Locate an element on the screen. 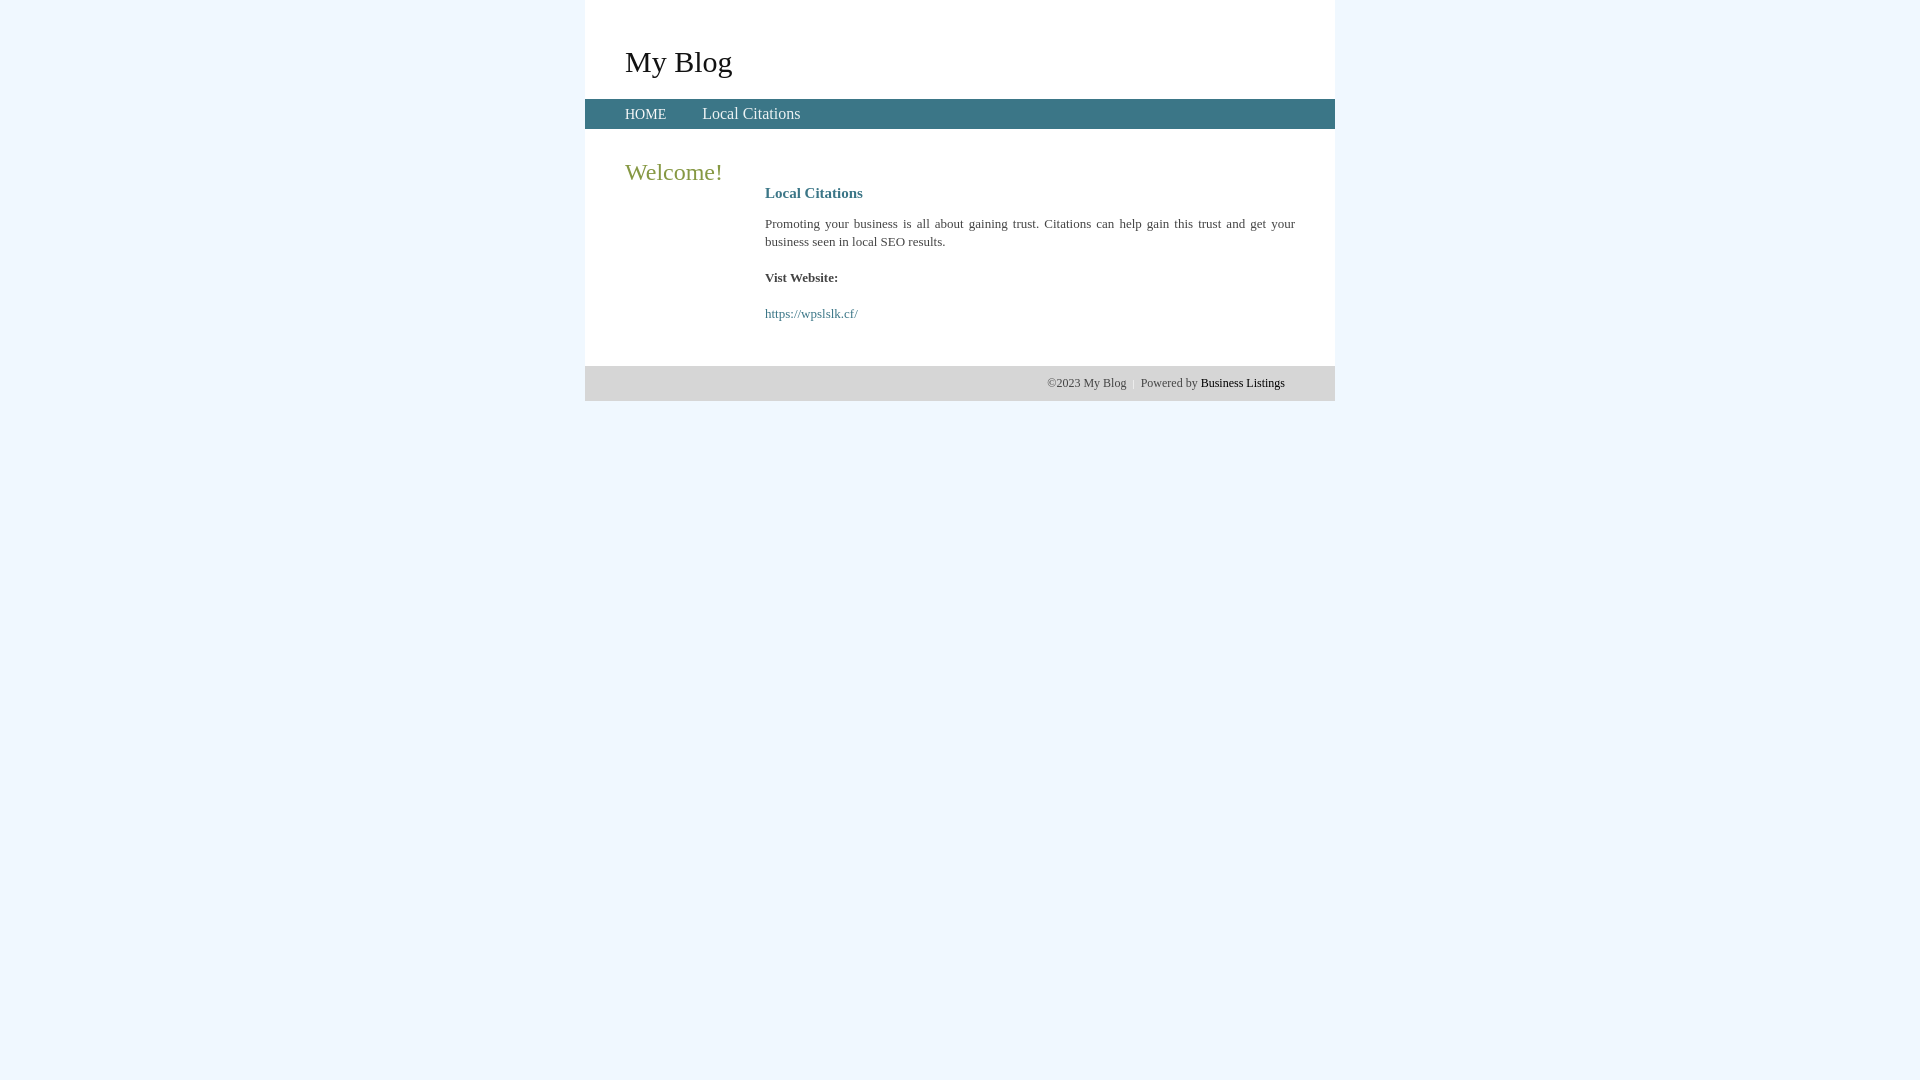 This screenshot has height=1080, width=1920. 'Business Listings' is located at coordinates (1242, 382).